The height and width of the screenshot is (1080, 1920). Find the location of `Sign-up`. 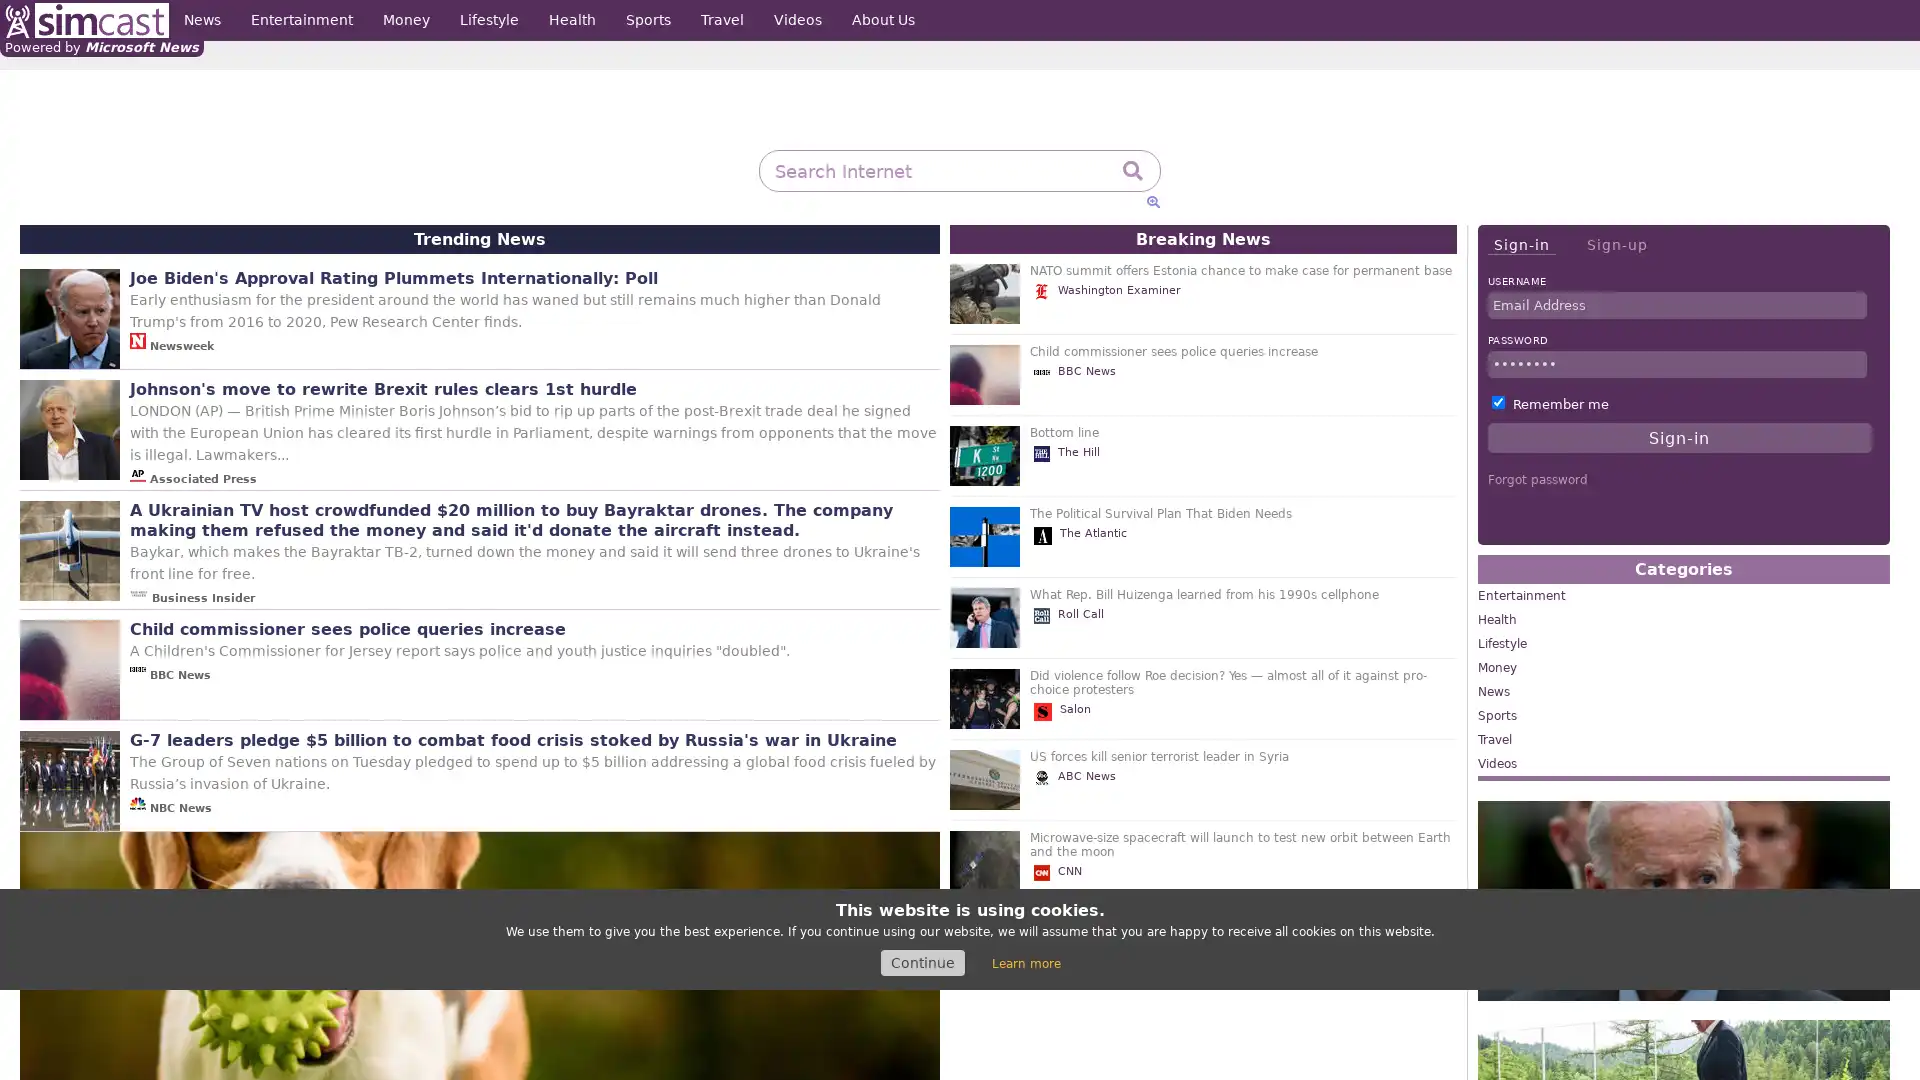

Sign-up is located at coordinates (1616, 244).